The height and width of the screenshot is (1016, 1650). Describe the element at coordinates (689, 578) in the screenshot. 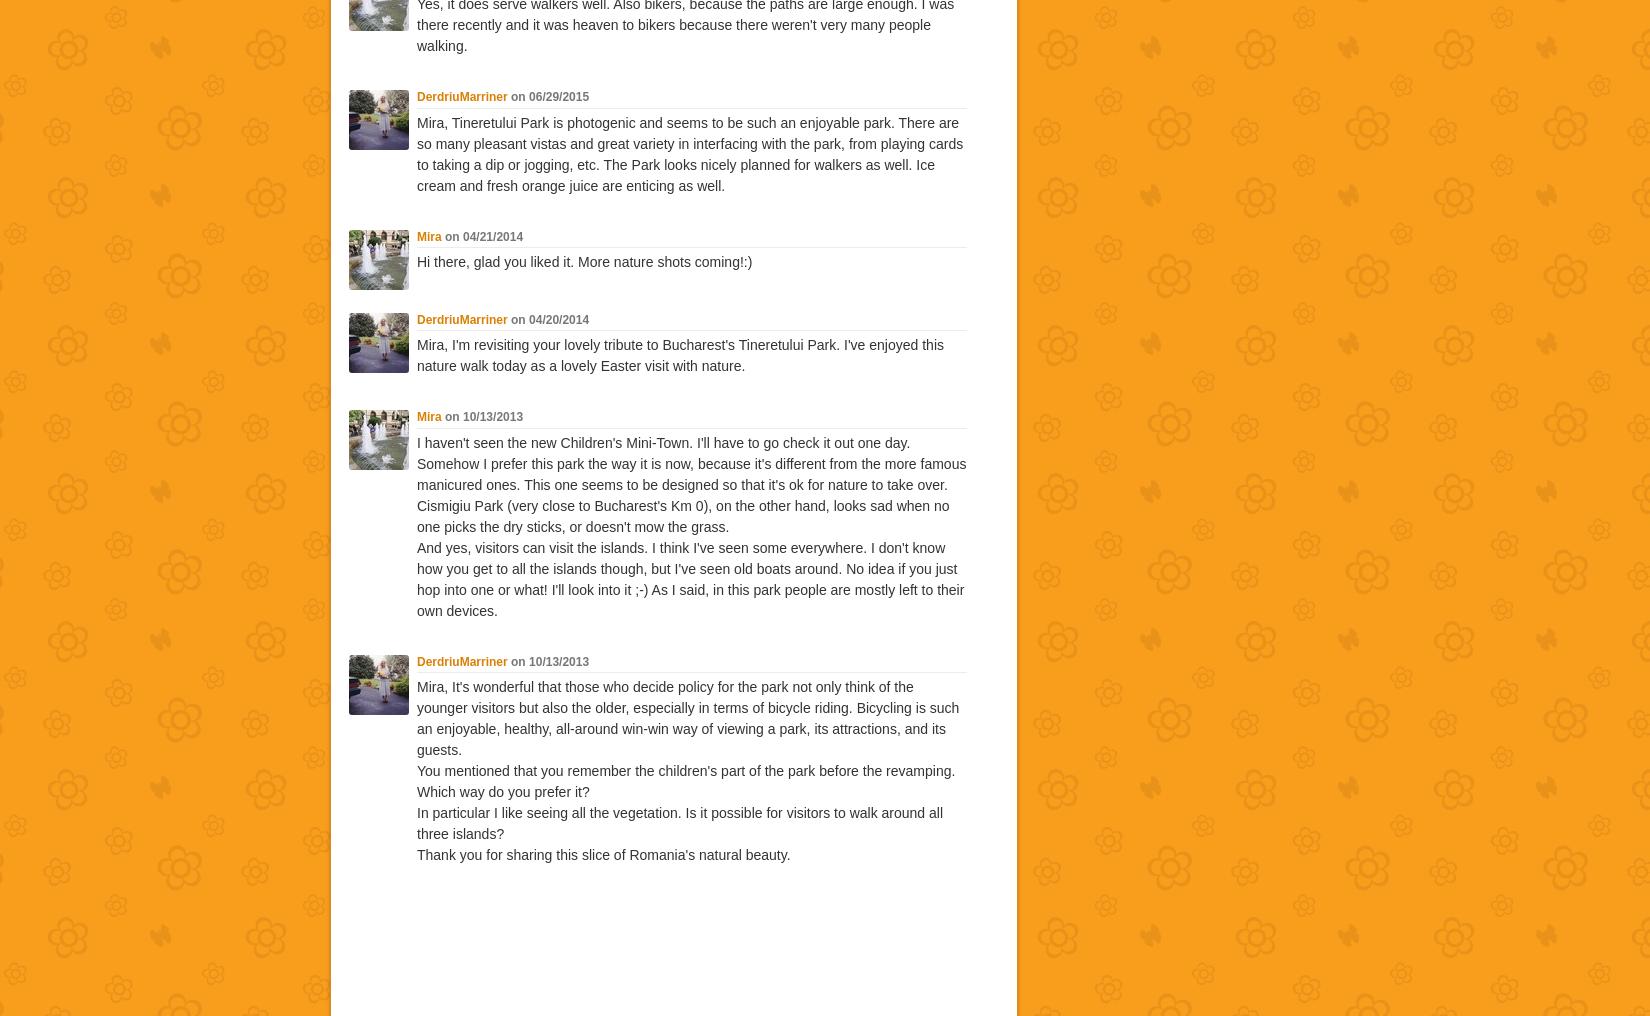

I see `'And yes, visitors can visit the islands. I think I've seen some everywhere. I don't know how you get to all the islands though, but I've seen old boats around. No idea if you just hop into one or what! I'll look into it ;-) As I said, in this park people are mostly left to their own devices.'` at that location.